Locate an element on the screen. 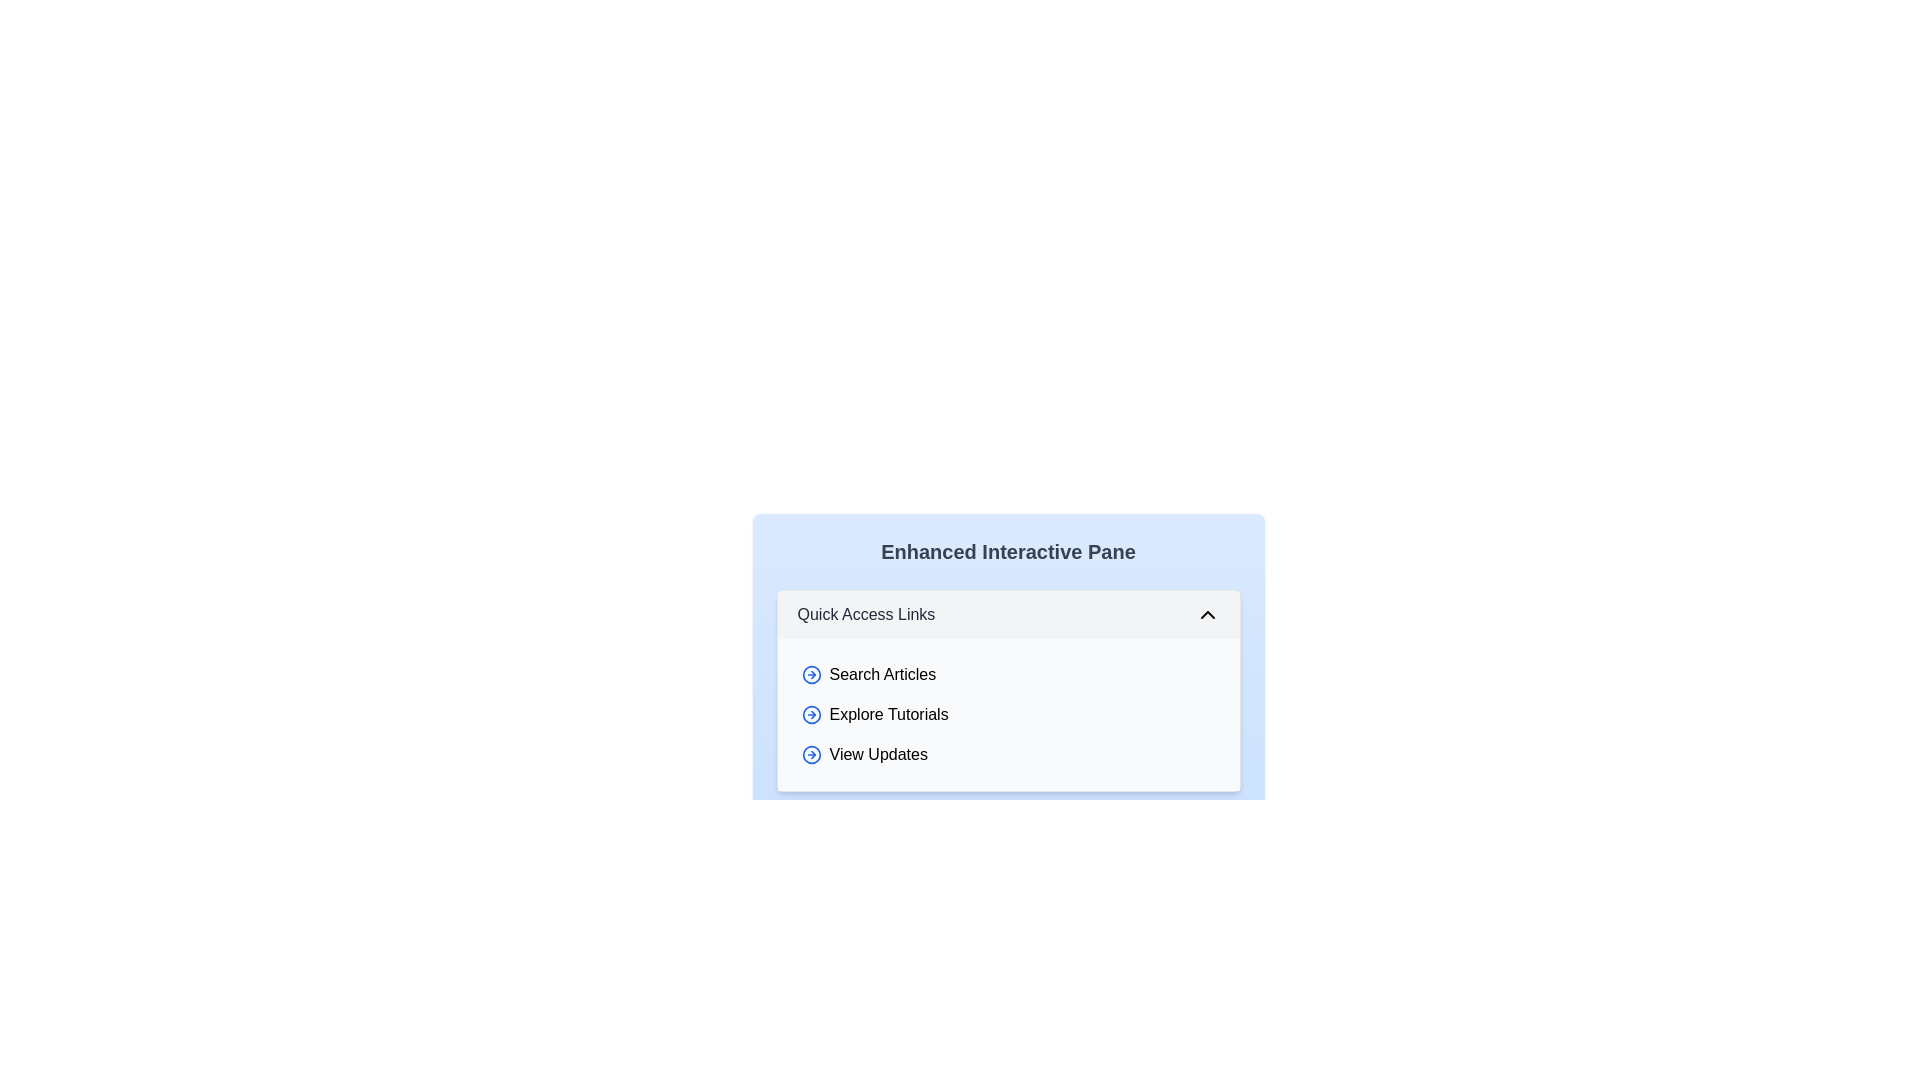 Image resolution: width=1920 pixels, height=1080 pixels. the icon associated with the list item Explore Tutorials is located at coordinates (811, 713).